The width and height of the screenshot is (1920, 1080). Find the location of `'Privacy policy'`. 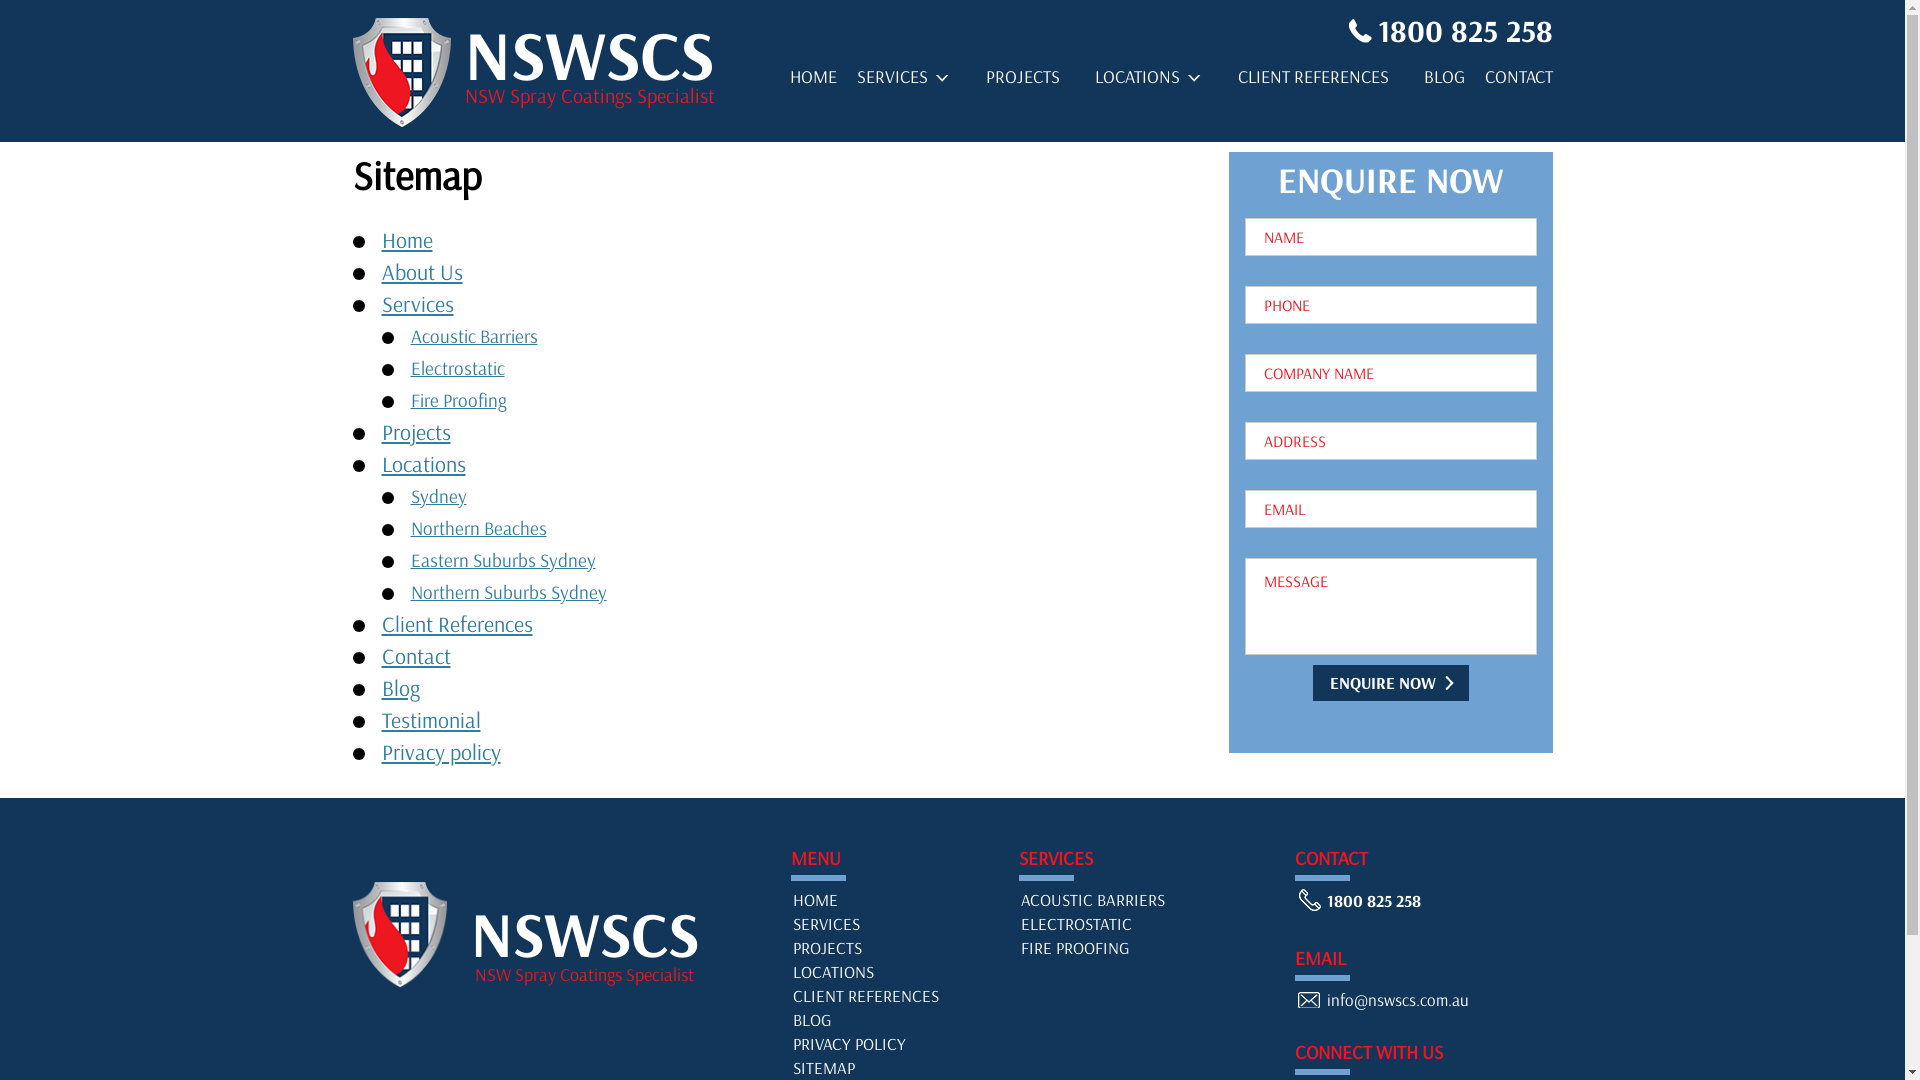

'Privacy policy' is located at coordinates (382, 752).